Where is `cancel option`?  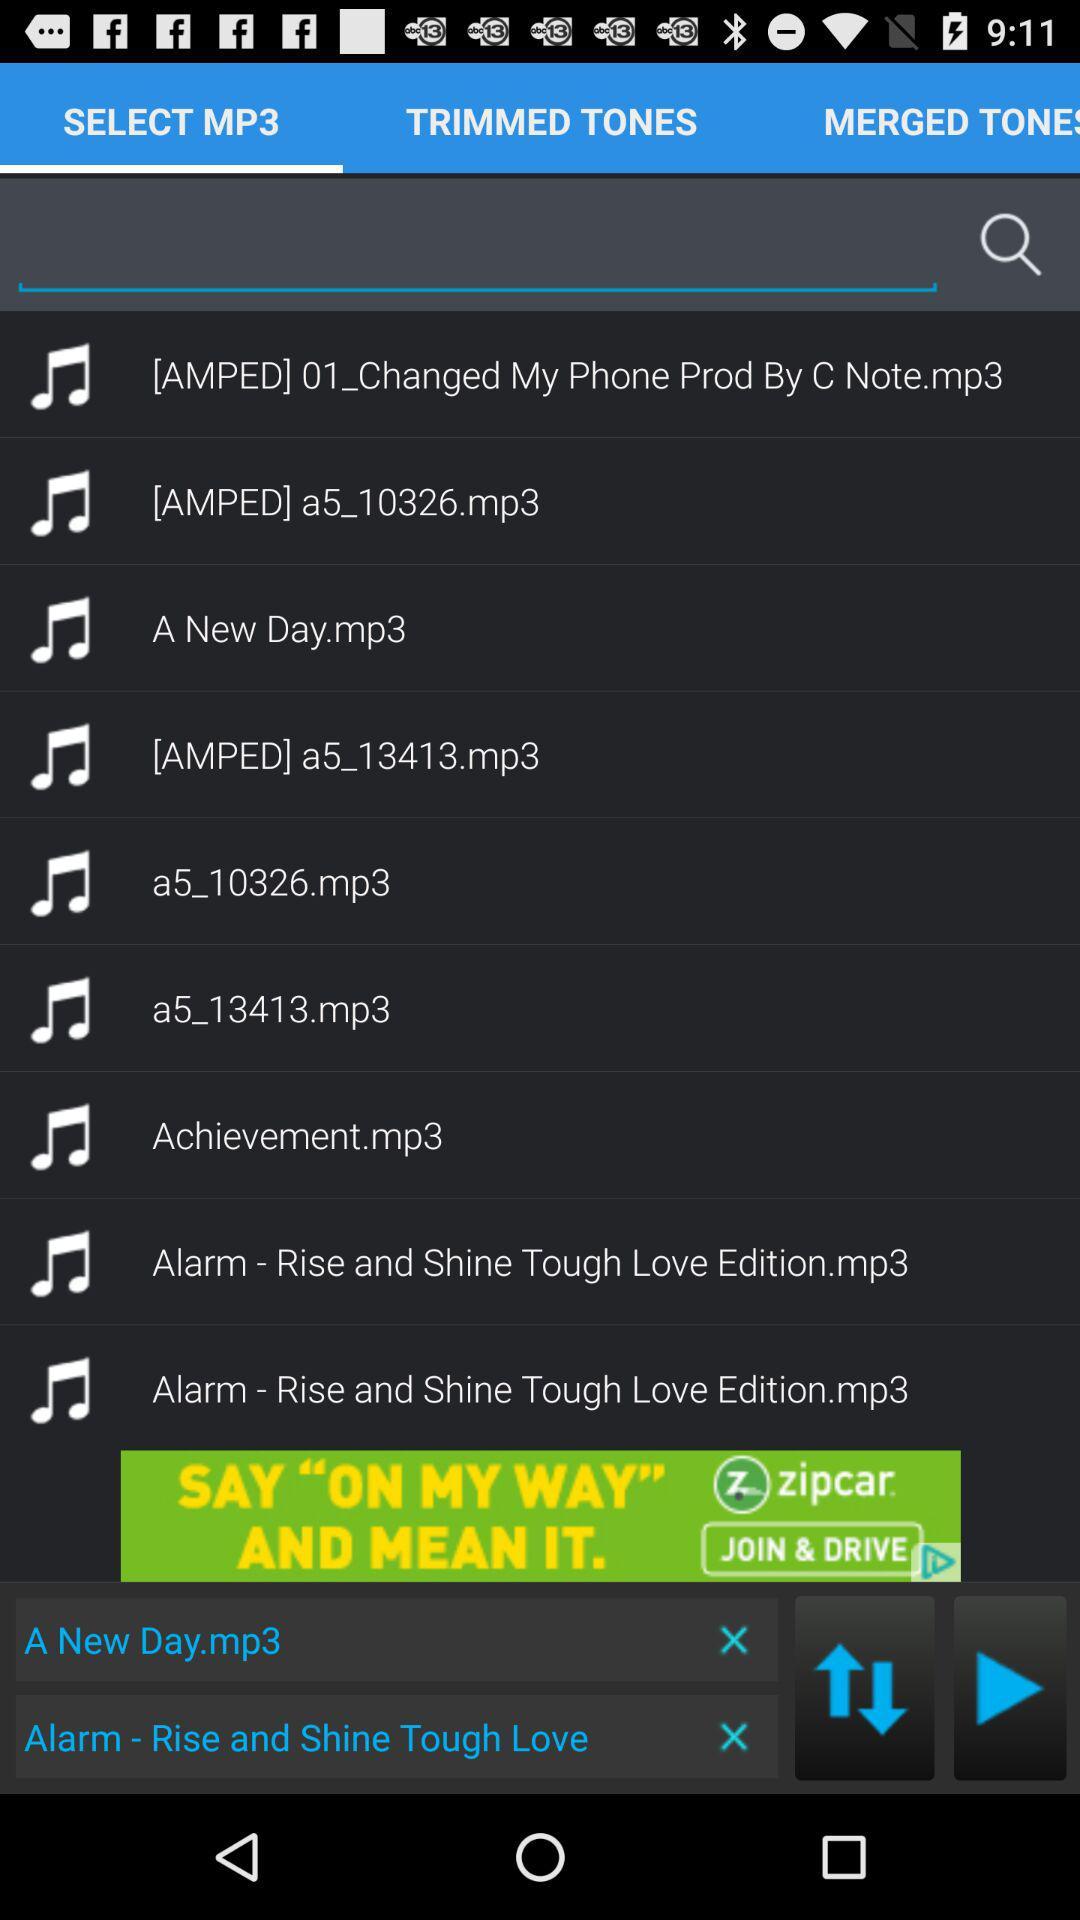 cancel option is located at coordinates (735, 1735).